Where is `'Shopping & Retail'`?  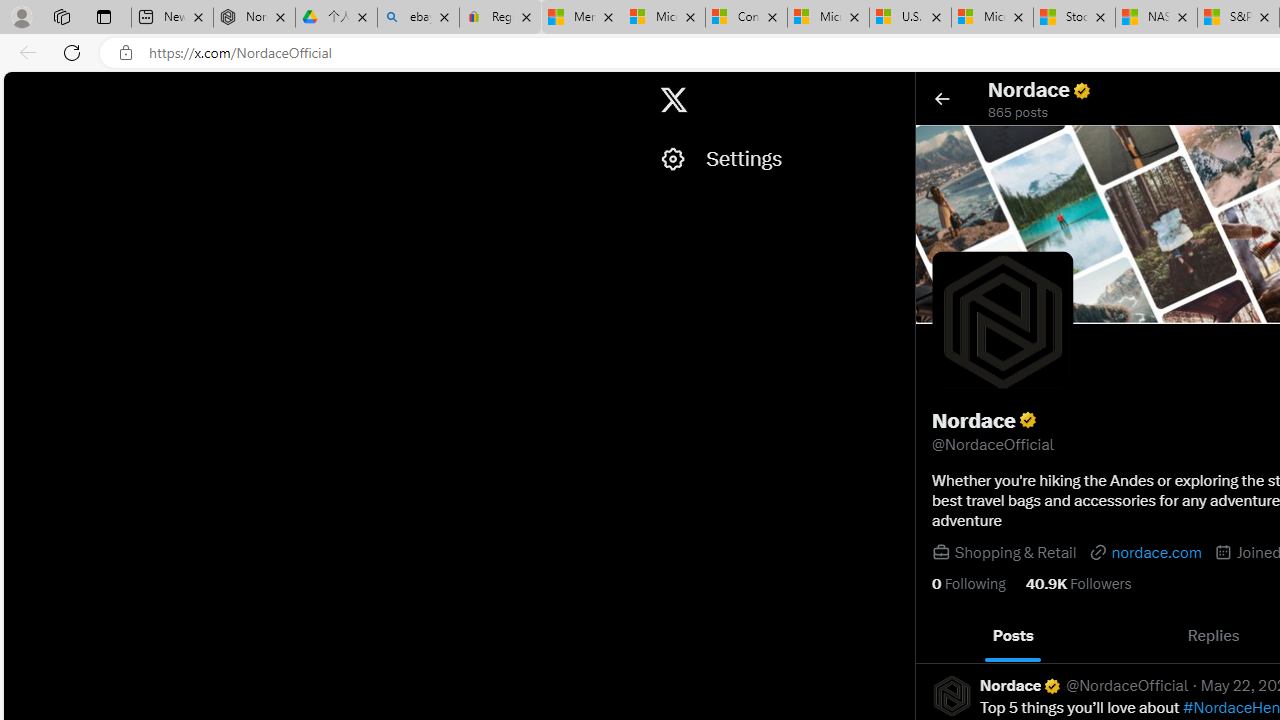
'Shopping & Retail' is located at coordinates (1015, 552).